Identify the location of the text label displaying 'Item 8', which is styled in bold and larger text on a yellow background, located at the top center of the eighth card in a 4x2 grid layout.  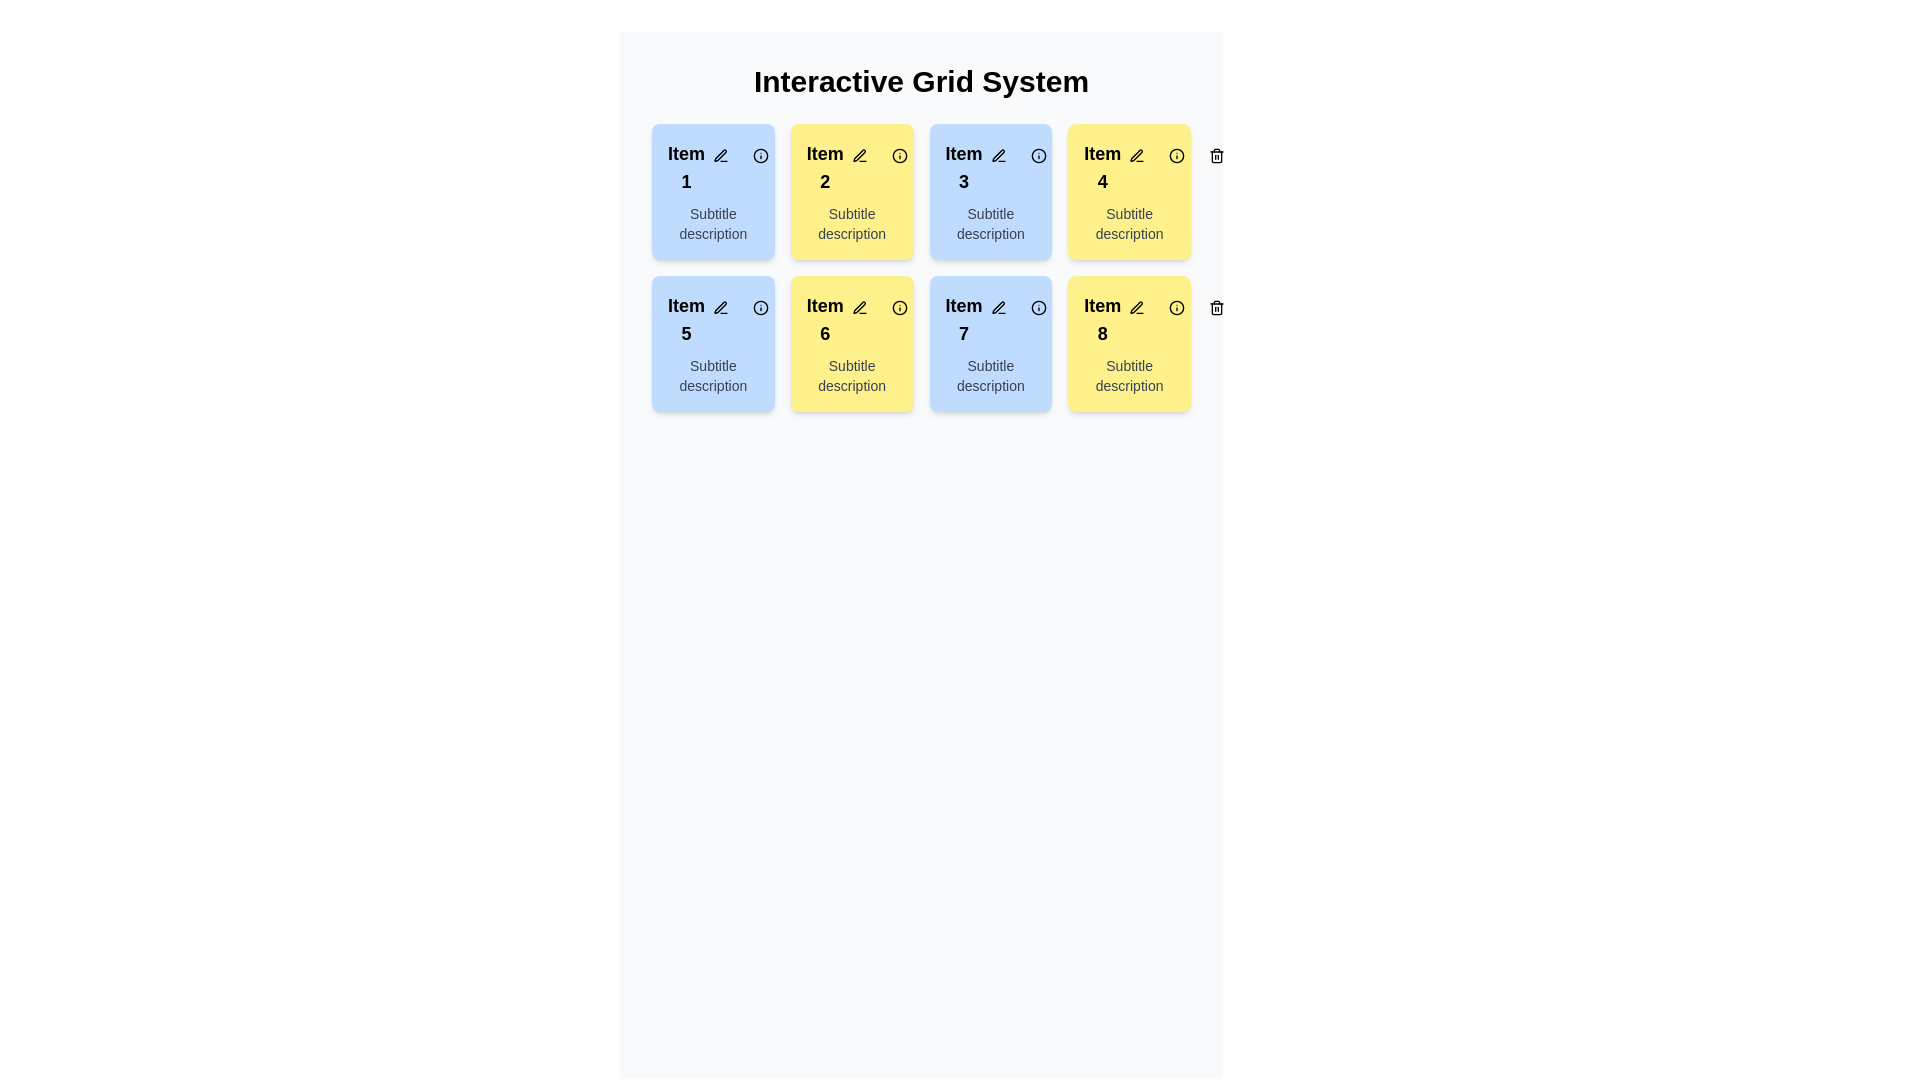
(1101, 319).